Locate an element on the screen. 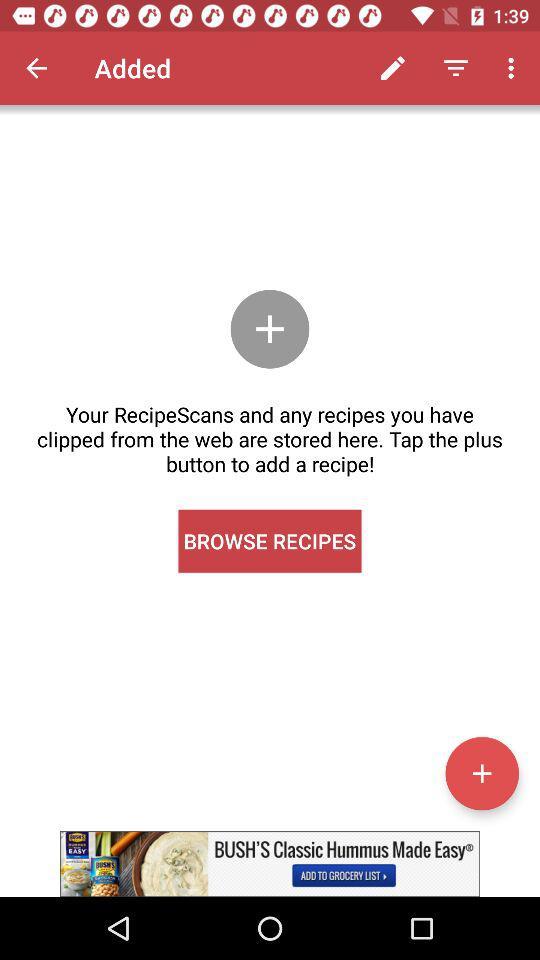  go back is located at coordinates (36, 68).